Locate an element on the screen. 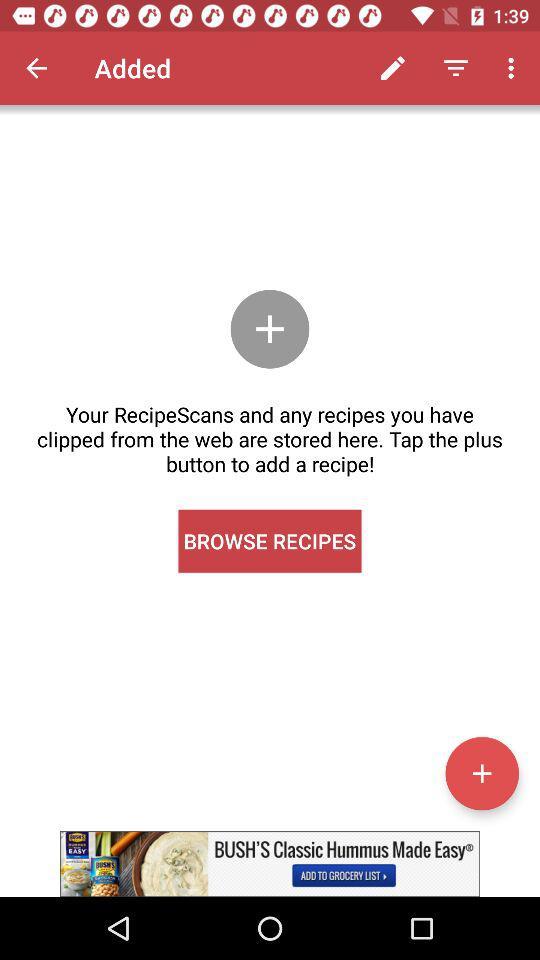  go back is located at coordinates (36, 68).